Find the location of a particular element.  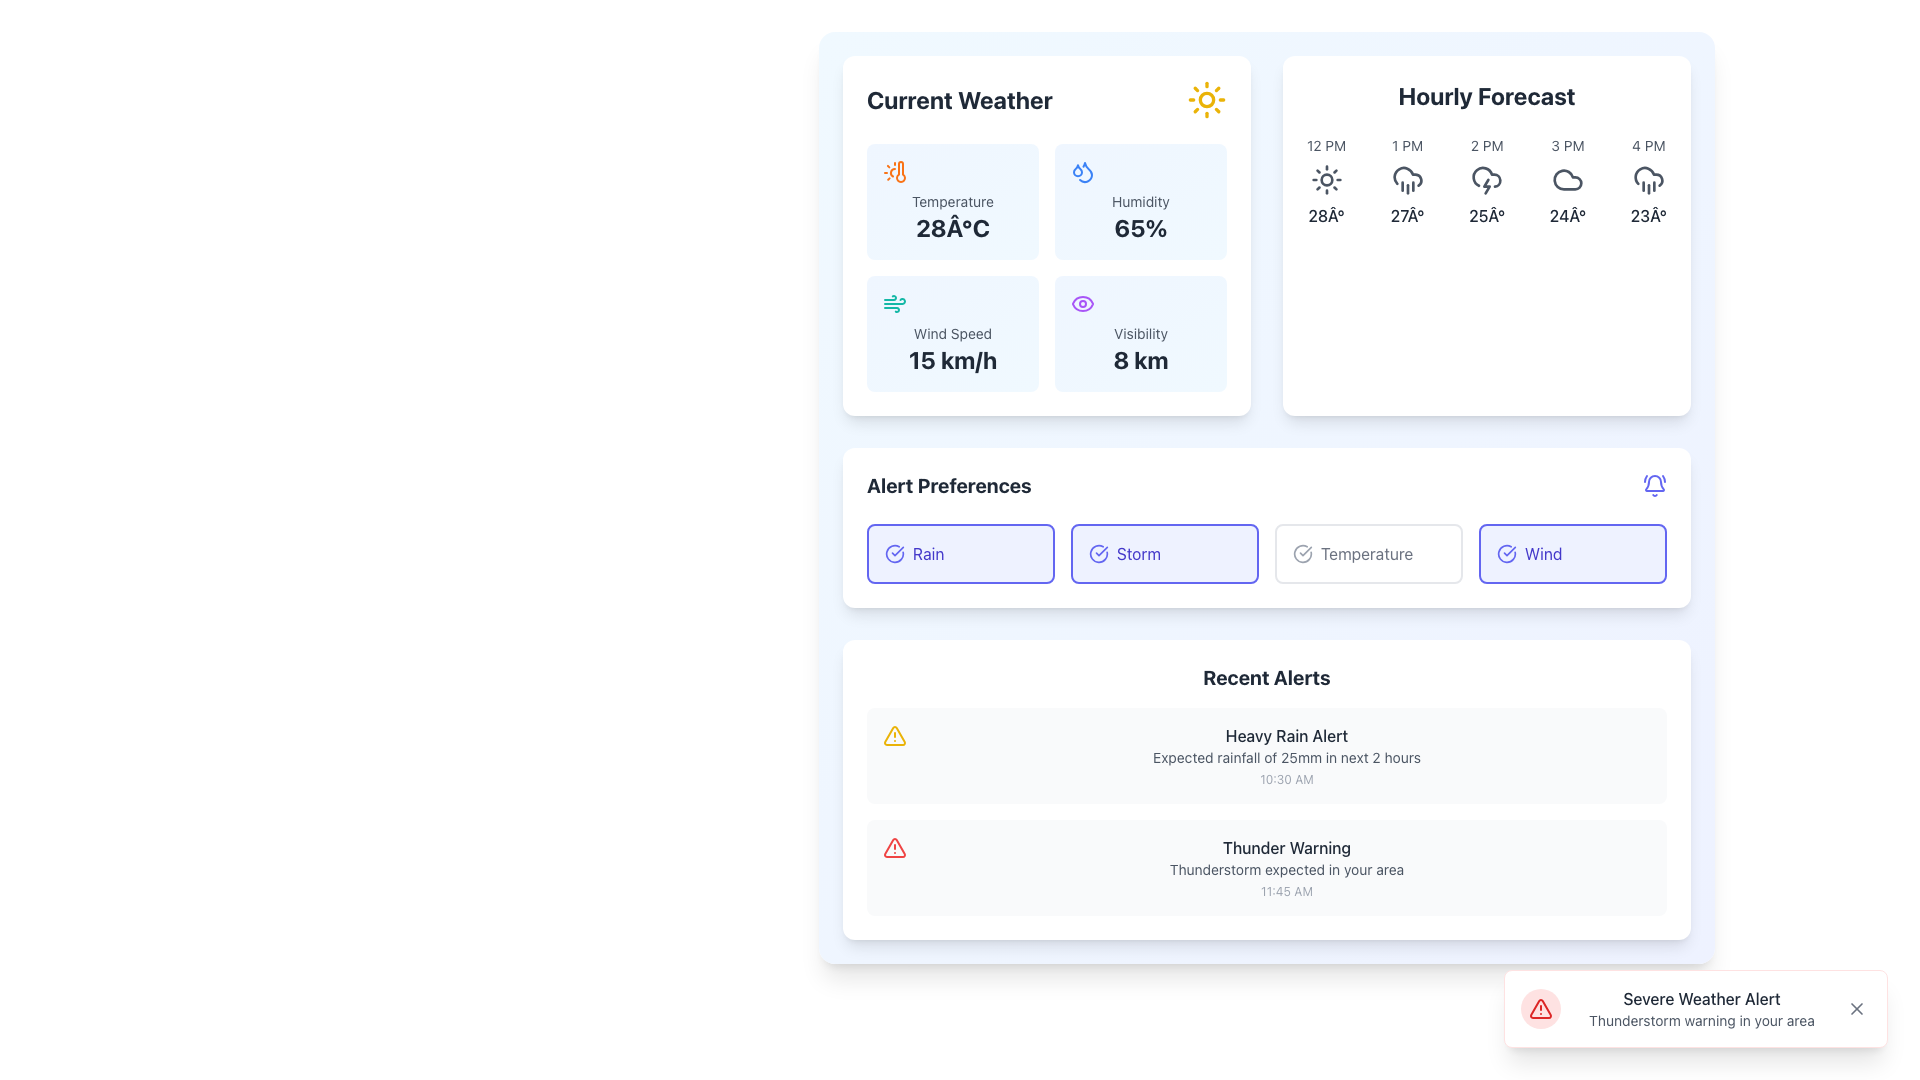

the Informational card displaying 'Humidity' with a blue droplet icon, which is located in the second column of the grid layout under 'Current Weather' is located at coordinates (1141, 201).